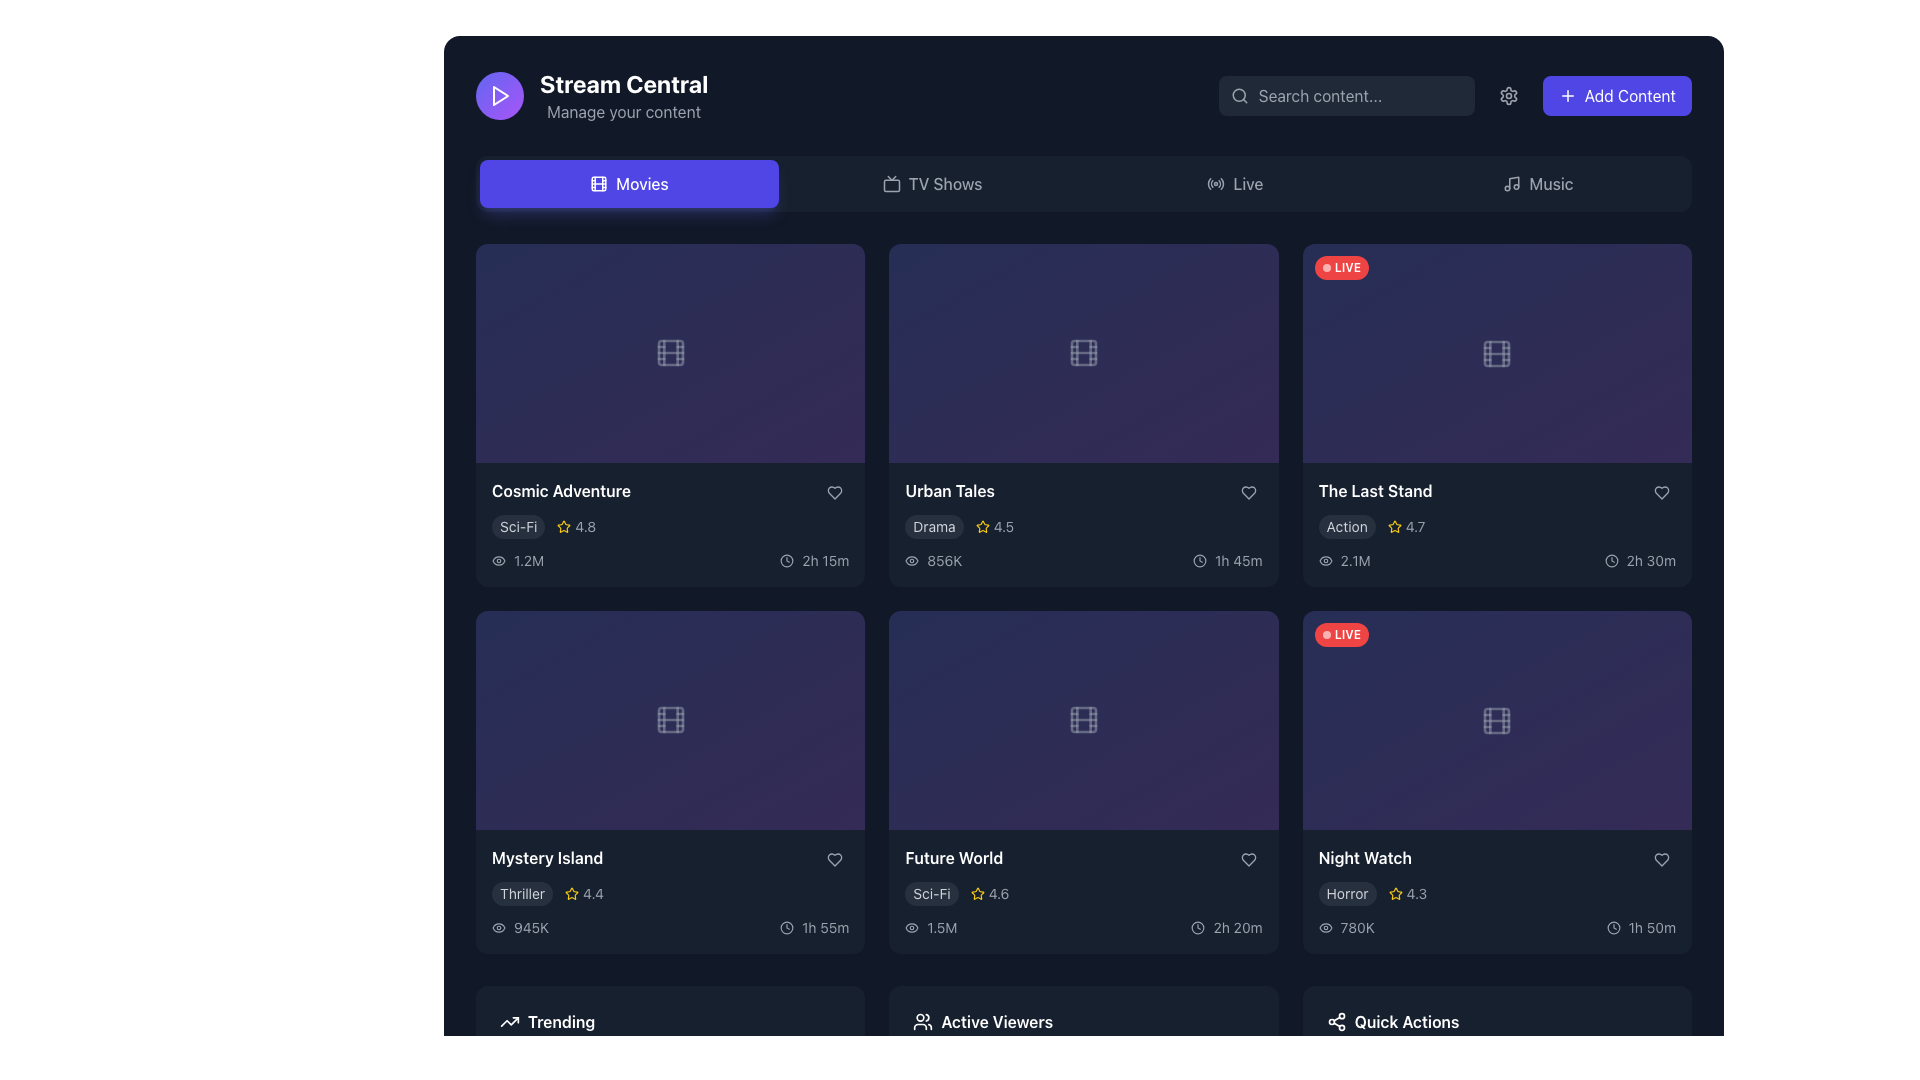 The width and height of the screenshot is (1920, 1080). Describe the element at coordinates (670, 720) in the screenshot. I see `the small rounded rectangle element within the film reel icon for the movie 'Mystery Island', located in the second row and first column of the grid` at that location.